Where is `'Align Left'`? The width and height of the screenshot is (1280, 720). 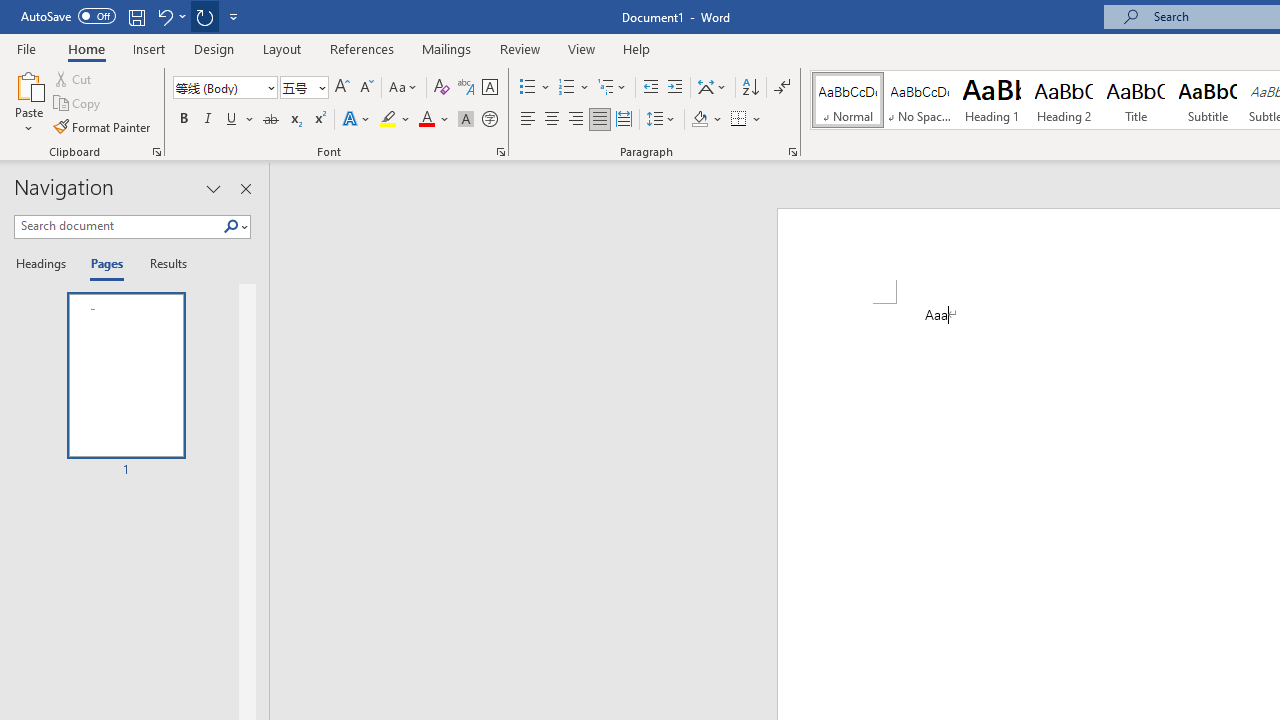
'Align Left' is located at coordinates (528, 119).